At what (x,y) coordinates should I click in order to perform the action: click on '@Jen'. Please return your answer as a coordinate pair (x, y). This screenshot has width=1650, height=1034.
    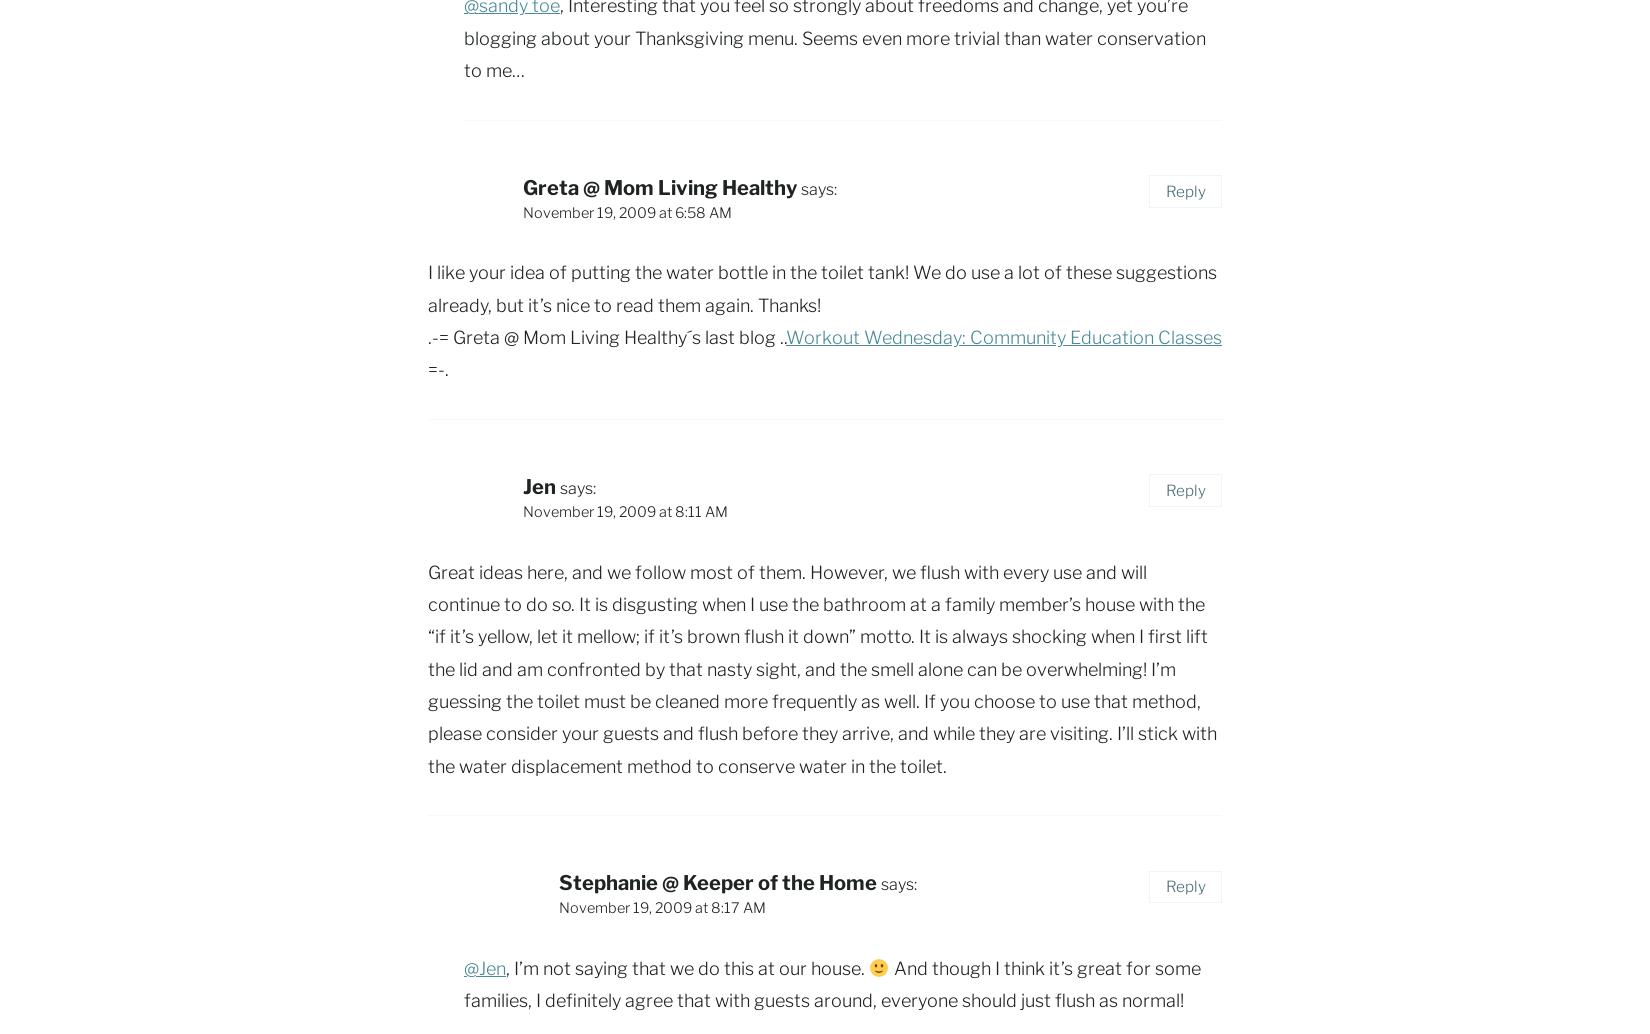
    Looking at the image, I should click on (462, 966).